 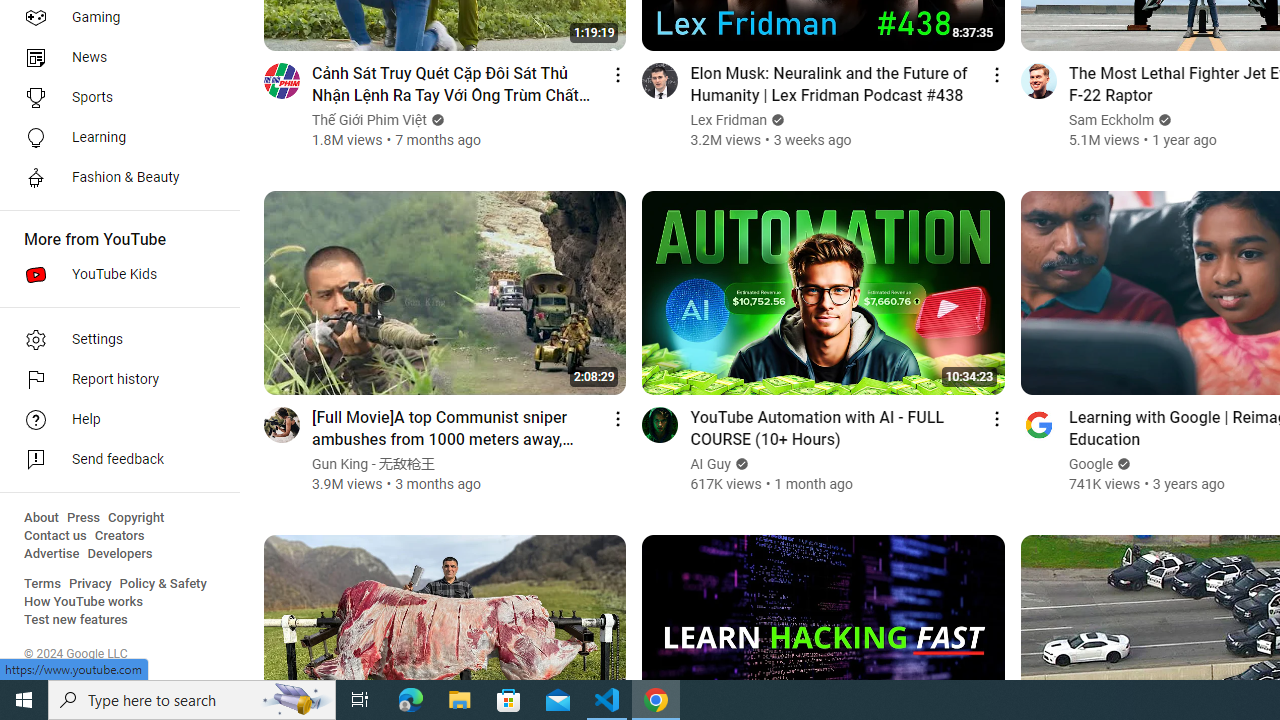 I want to click on 'YouTube Kids', so click(x=112, y=275).